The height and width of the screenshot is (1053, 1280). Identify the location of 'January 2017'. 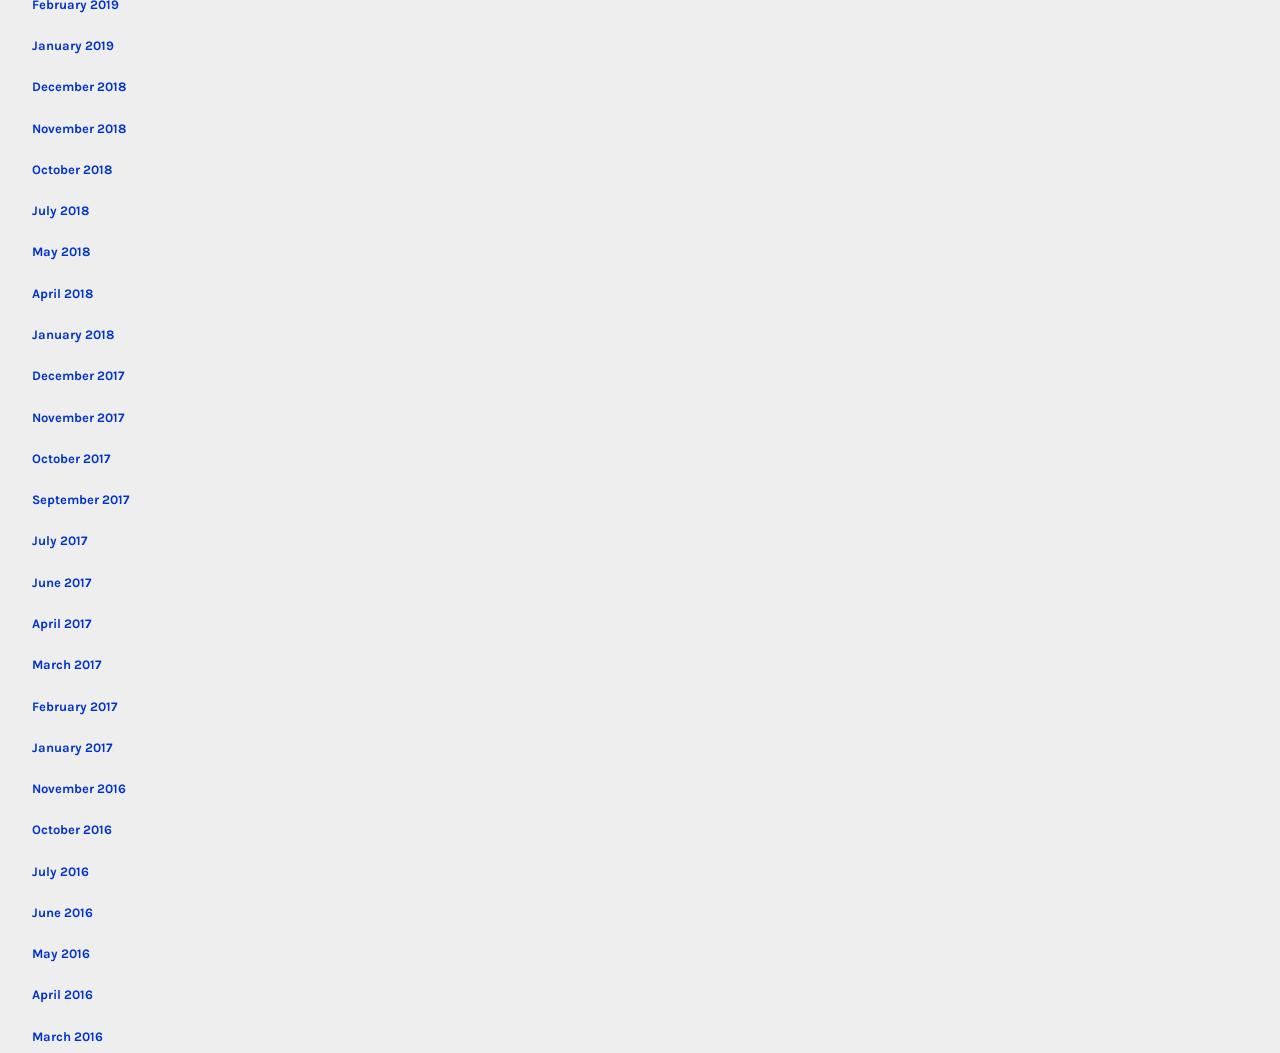
(71, 745).